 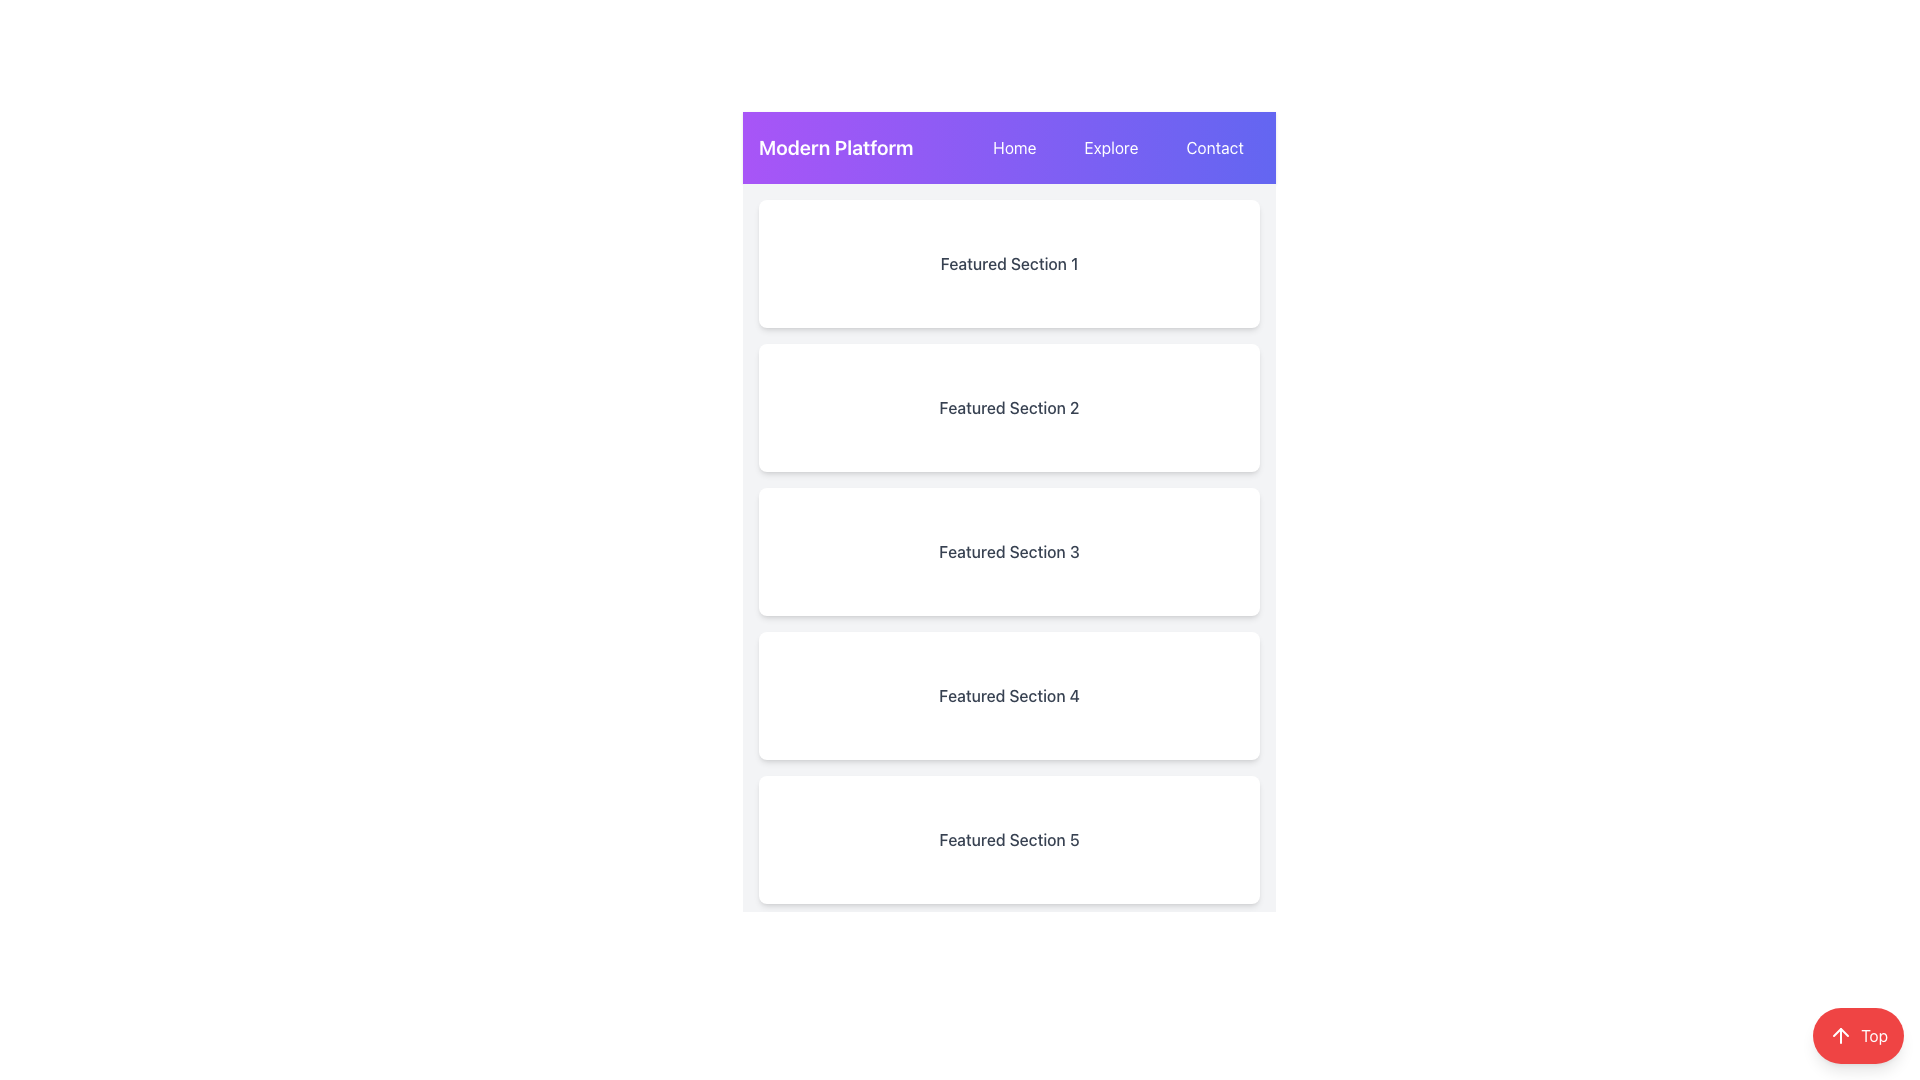 I want to click on the 'Back to Top' button located in the bottom-right corner of the interface to scroll the page back to the top, so click(x=1857, y=1035).